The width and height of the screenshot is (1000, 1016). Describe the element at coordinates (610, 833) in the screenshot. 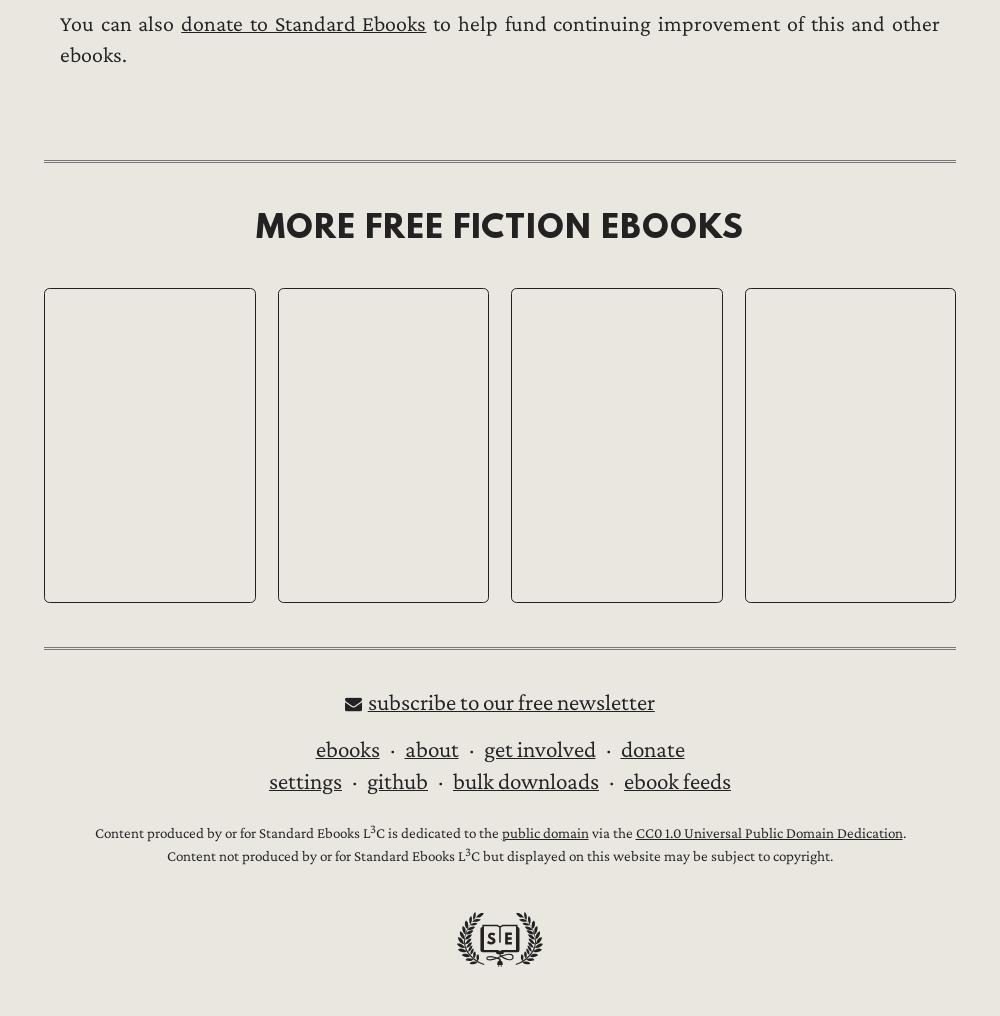

I see `'via the'` at that location.